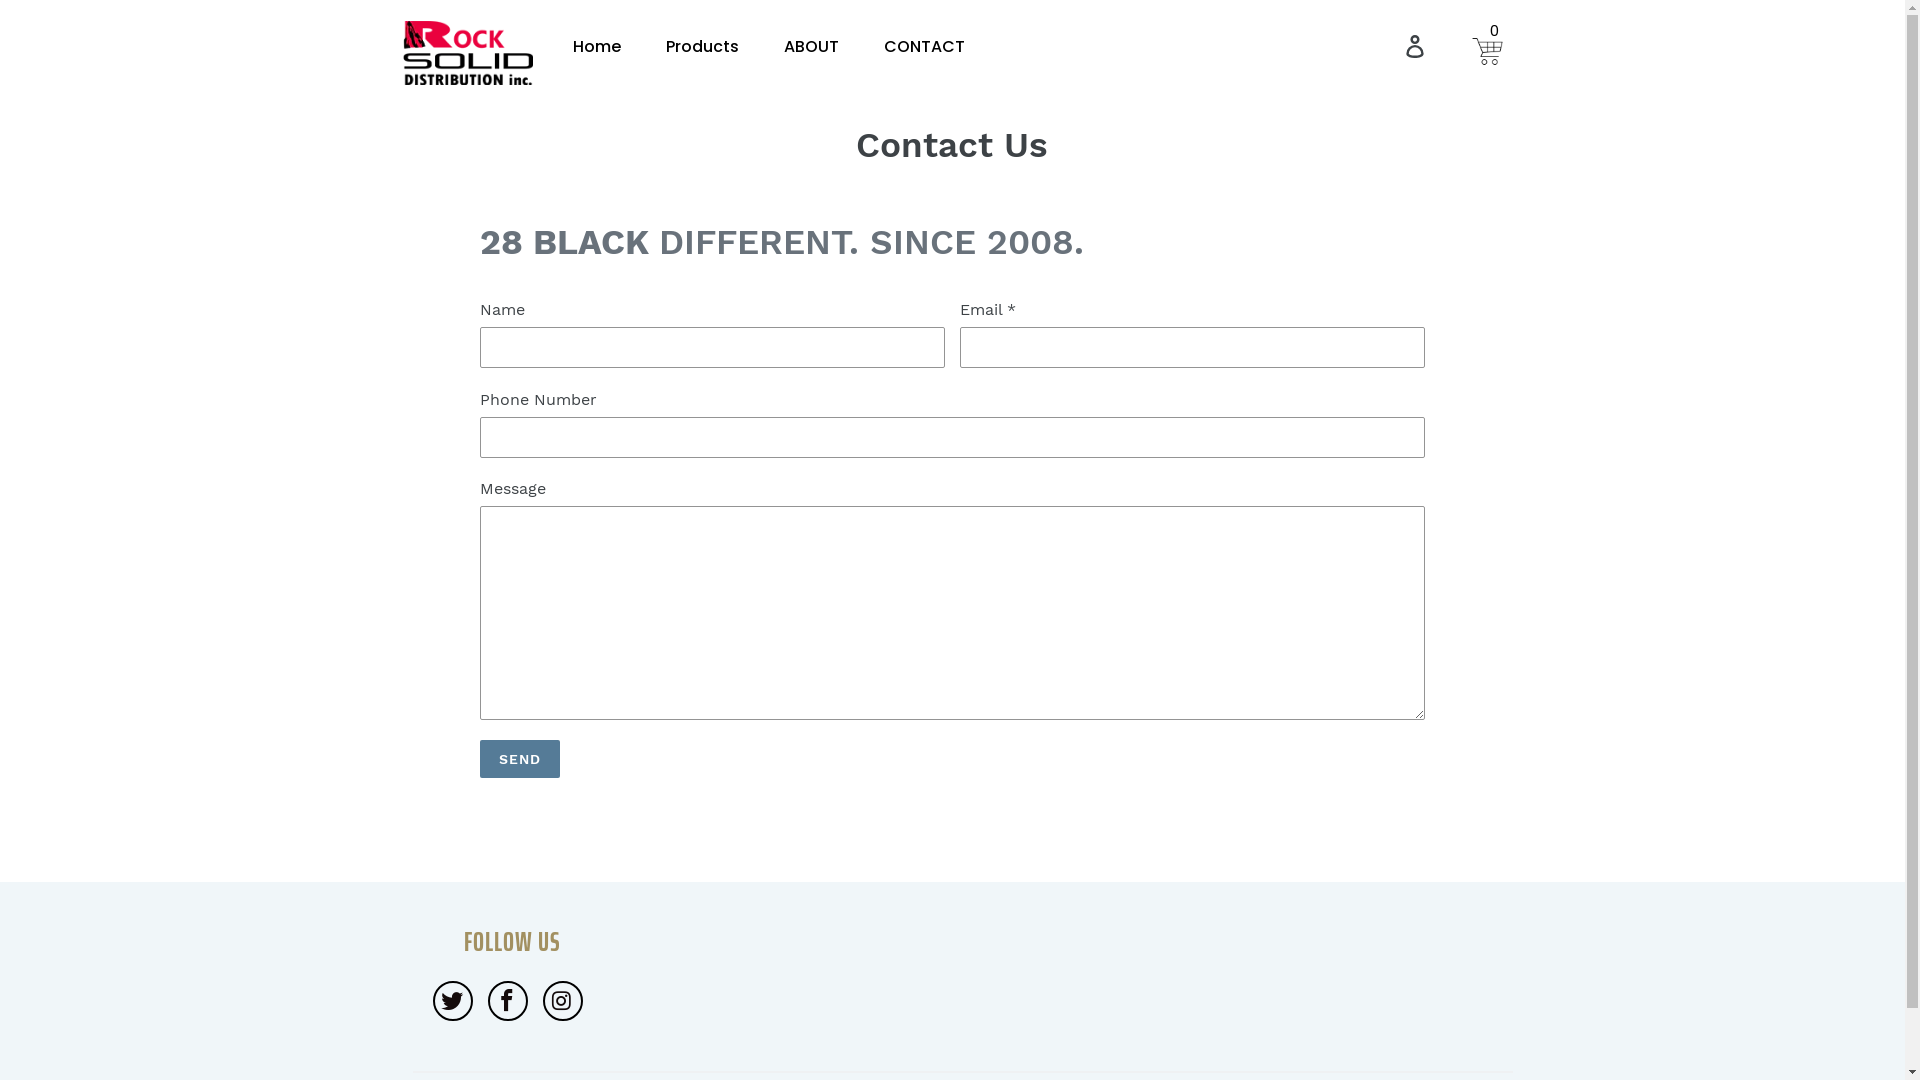  I want to click on 'Log in', so click(1391, 45).